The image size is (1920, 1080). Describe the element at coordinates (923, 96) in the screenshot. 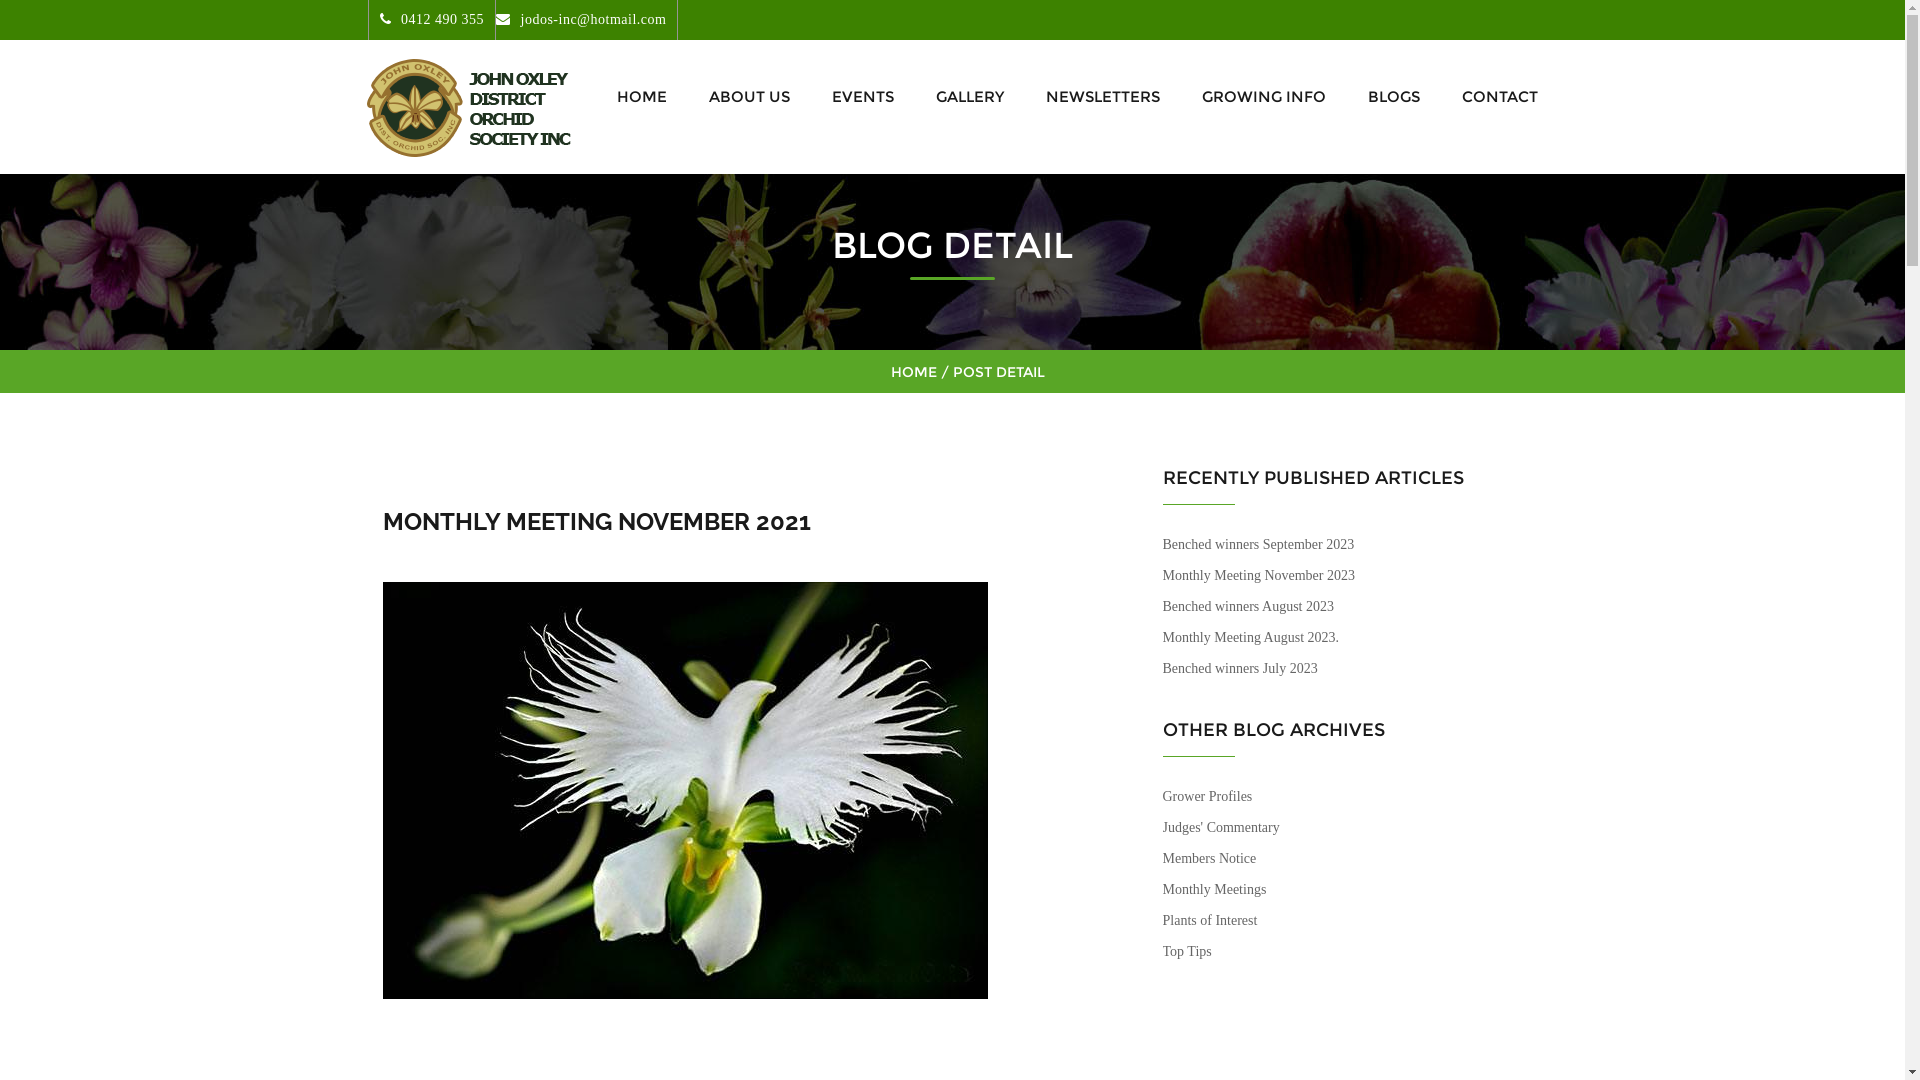

I see `'GALLERY'` at that location.